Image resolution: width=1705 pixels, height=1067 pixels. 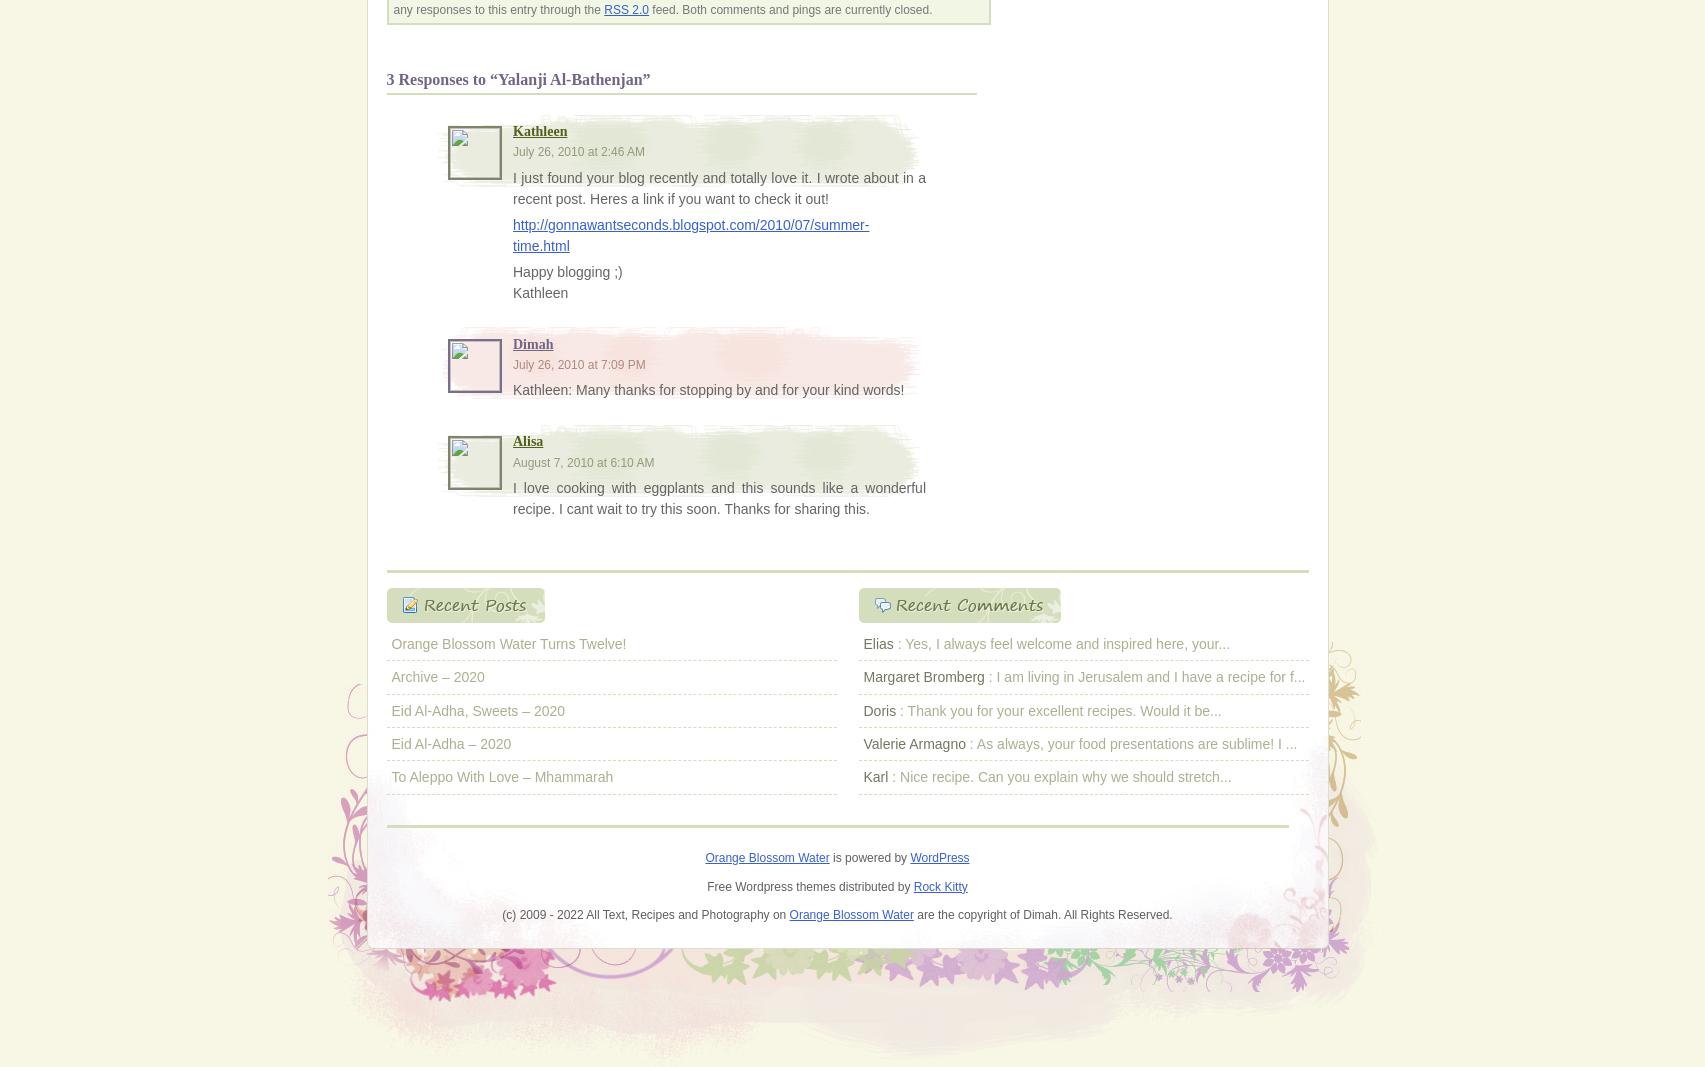 I want to click on ': Nice recipe. Can you explain why we should stretch...', so click(x=1058, y=775).